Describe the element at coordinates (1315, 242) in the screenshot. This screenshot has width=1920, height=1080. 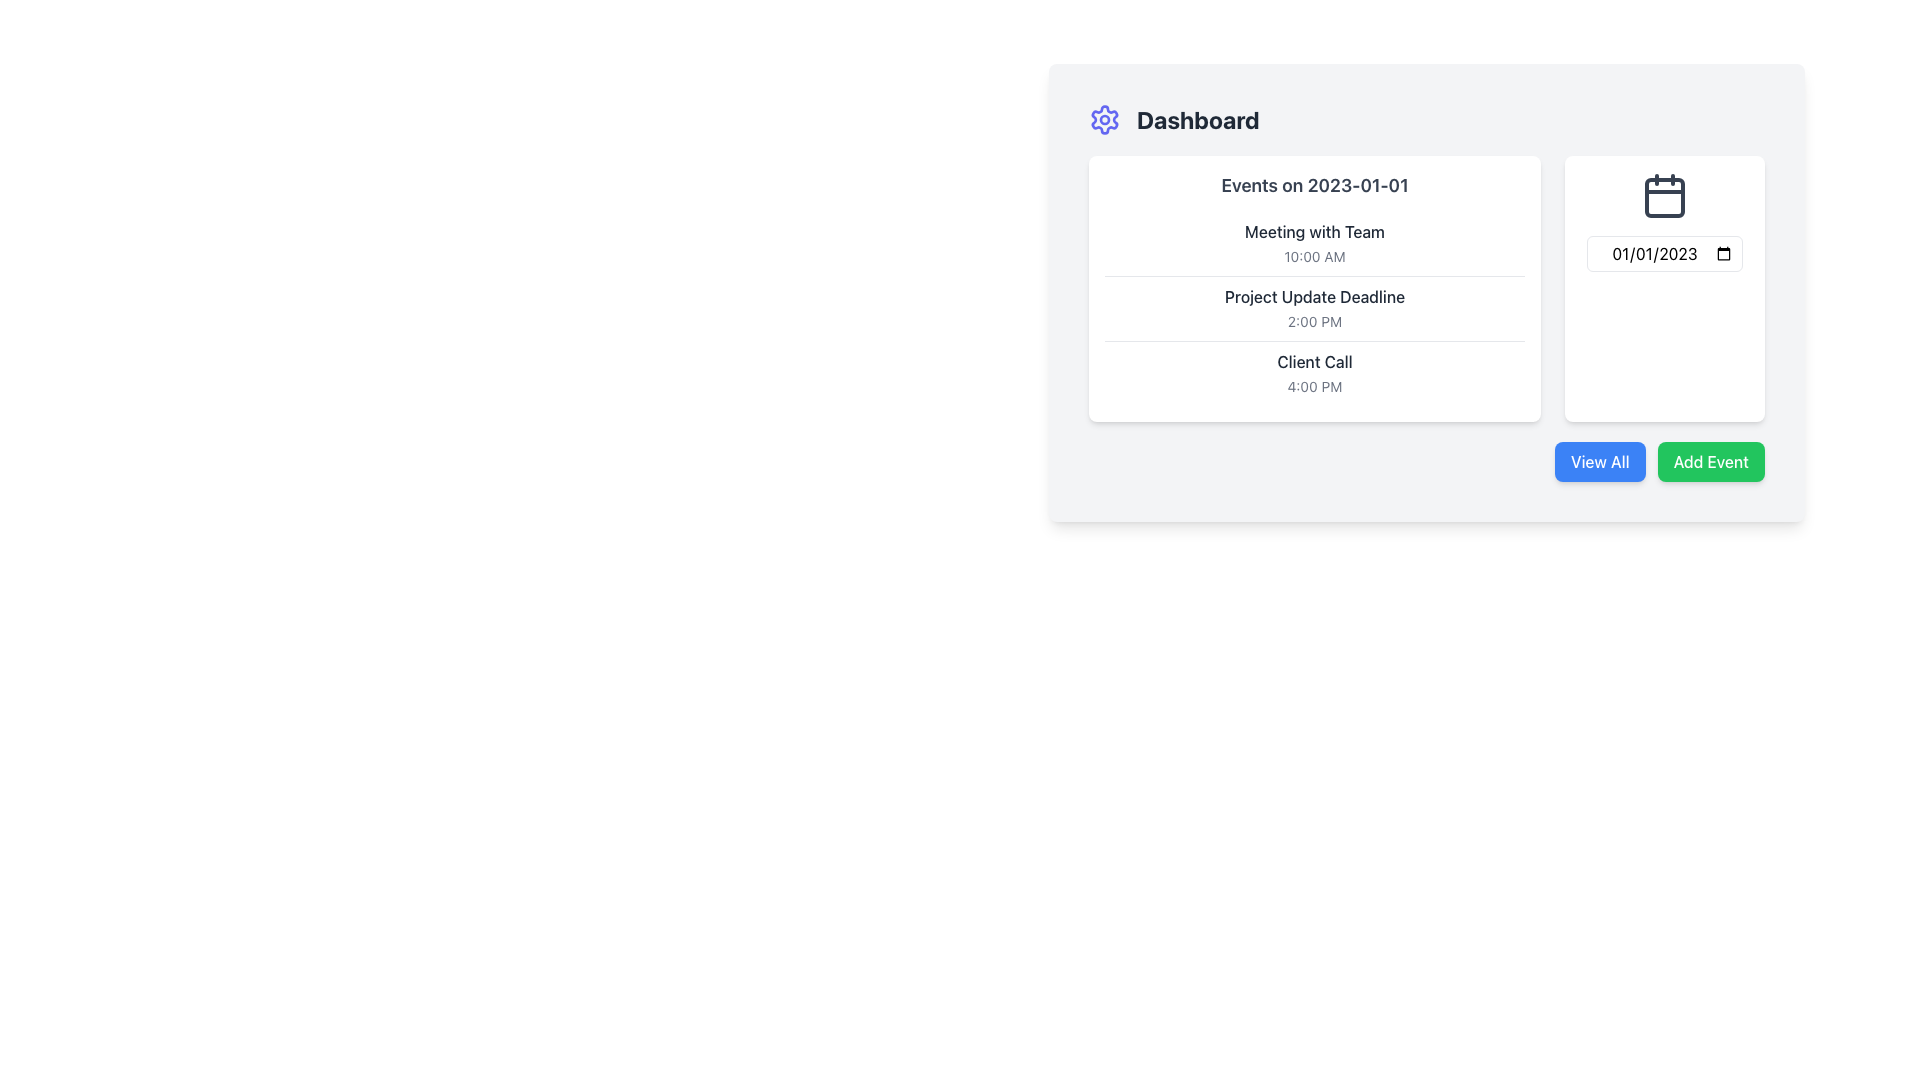
I see `the title of the first scheduled event in the 'Events on 2023-01-01' section` at that location.